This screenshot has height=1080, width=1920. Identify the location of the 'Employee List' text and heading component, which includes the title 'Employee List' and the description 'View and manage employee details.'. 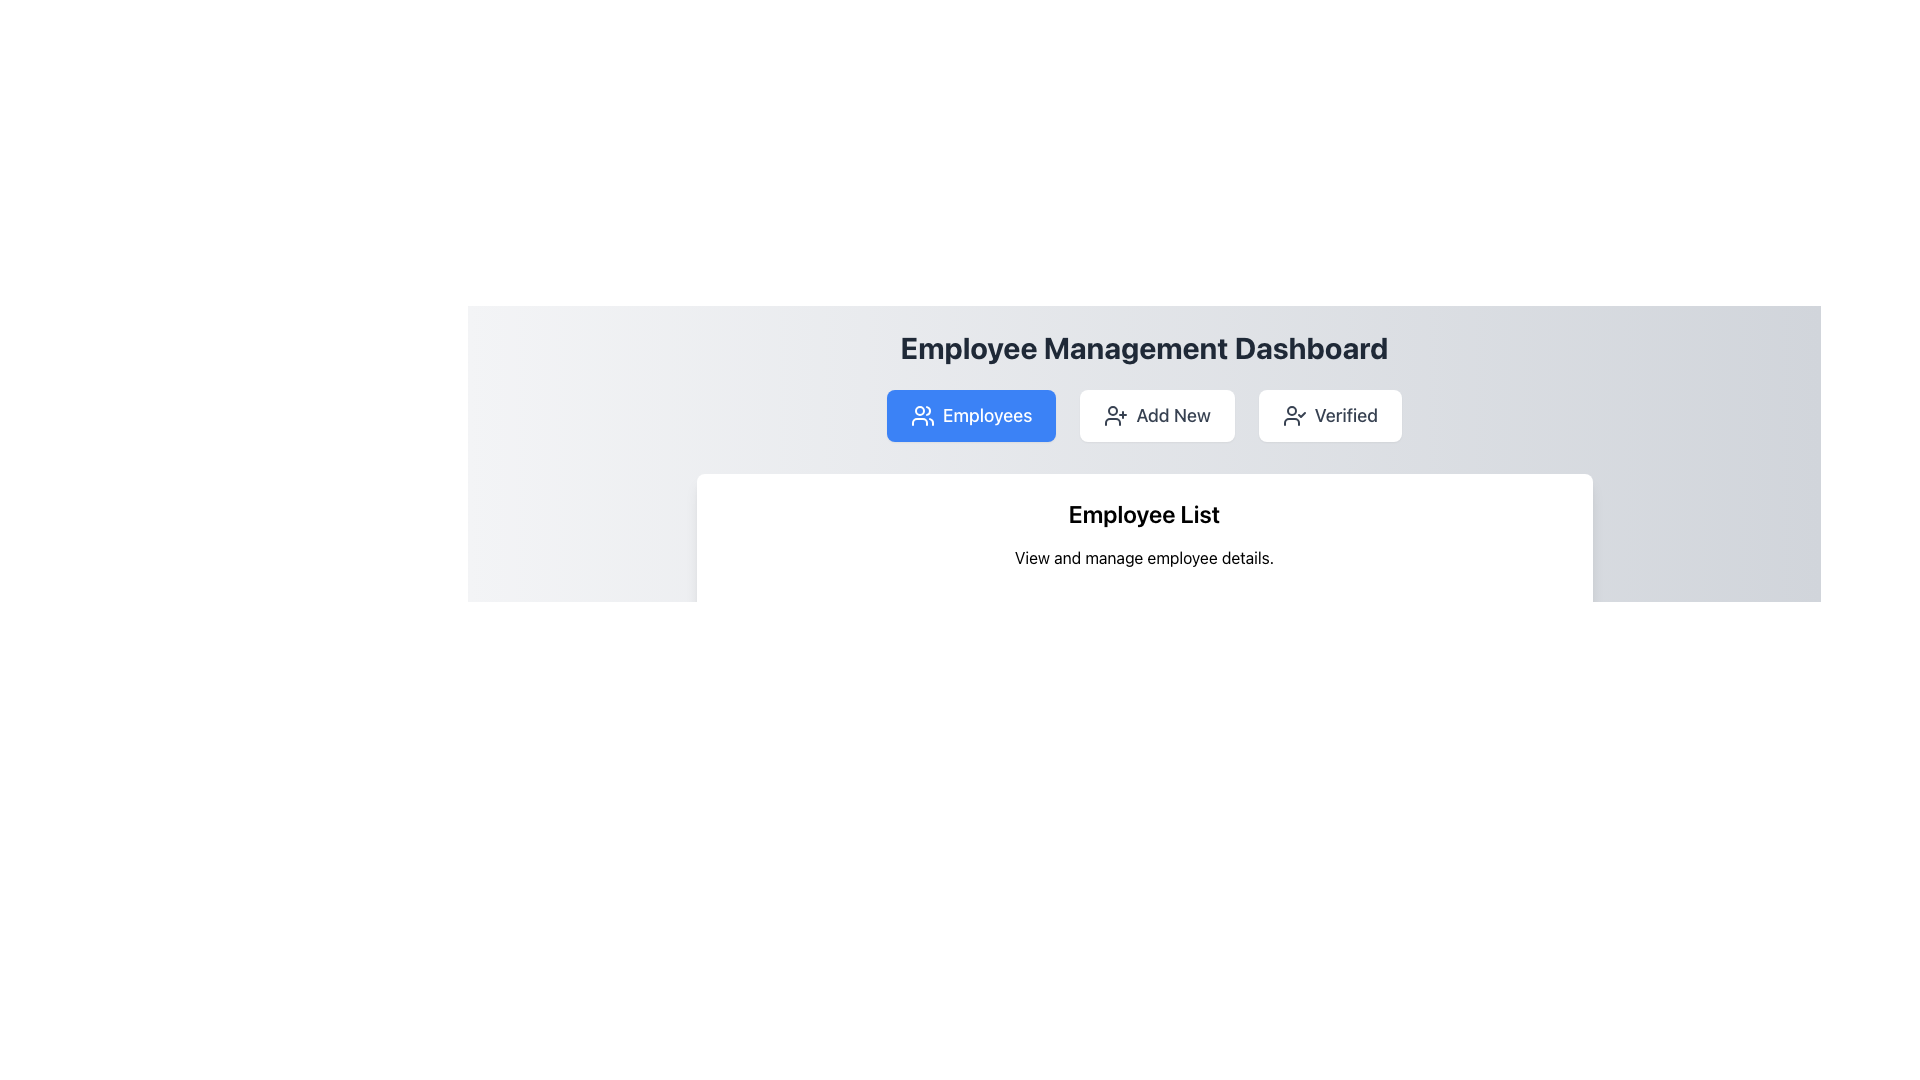
(1144, 532).